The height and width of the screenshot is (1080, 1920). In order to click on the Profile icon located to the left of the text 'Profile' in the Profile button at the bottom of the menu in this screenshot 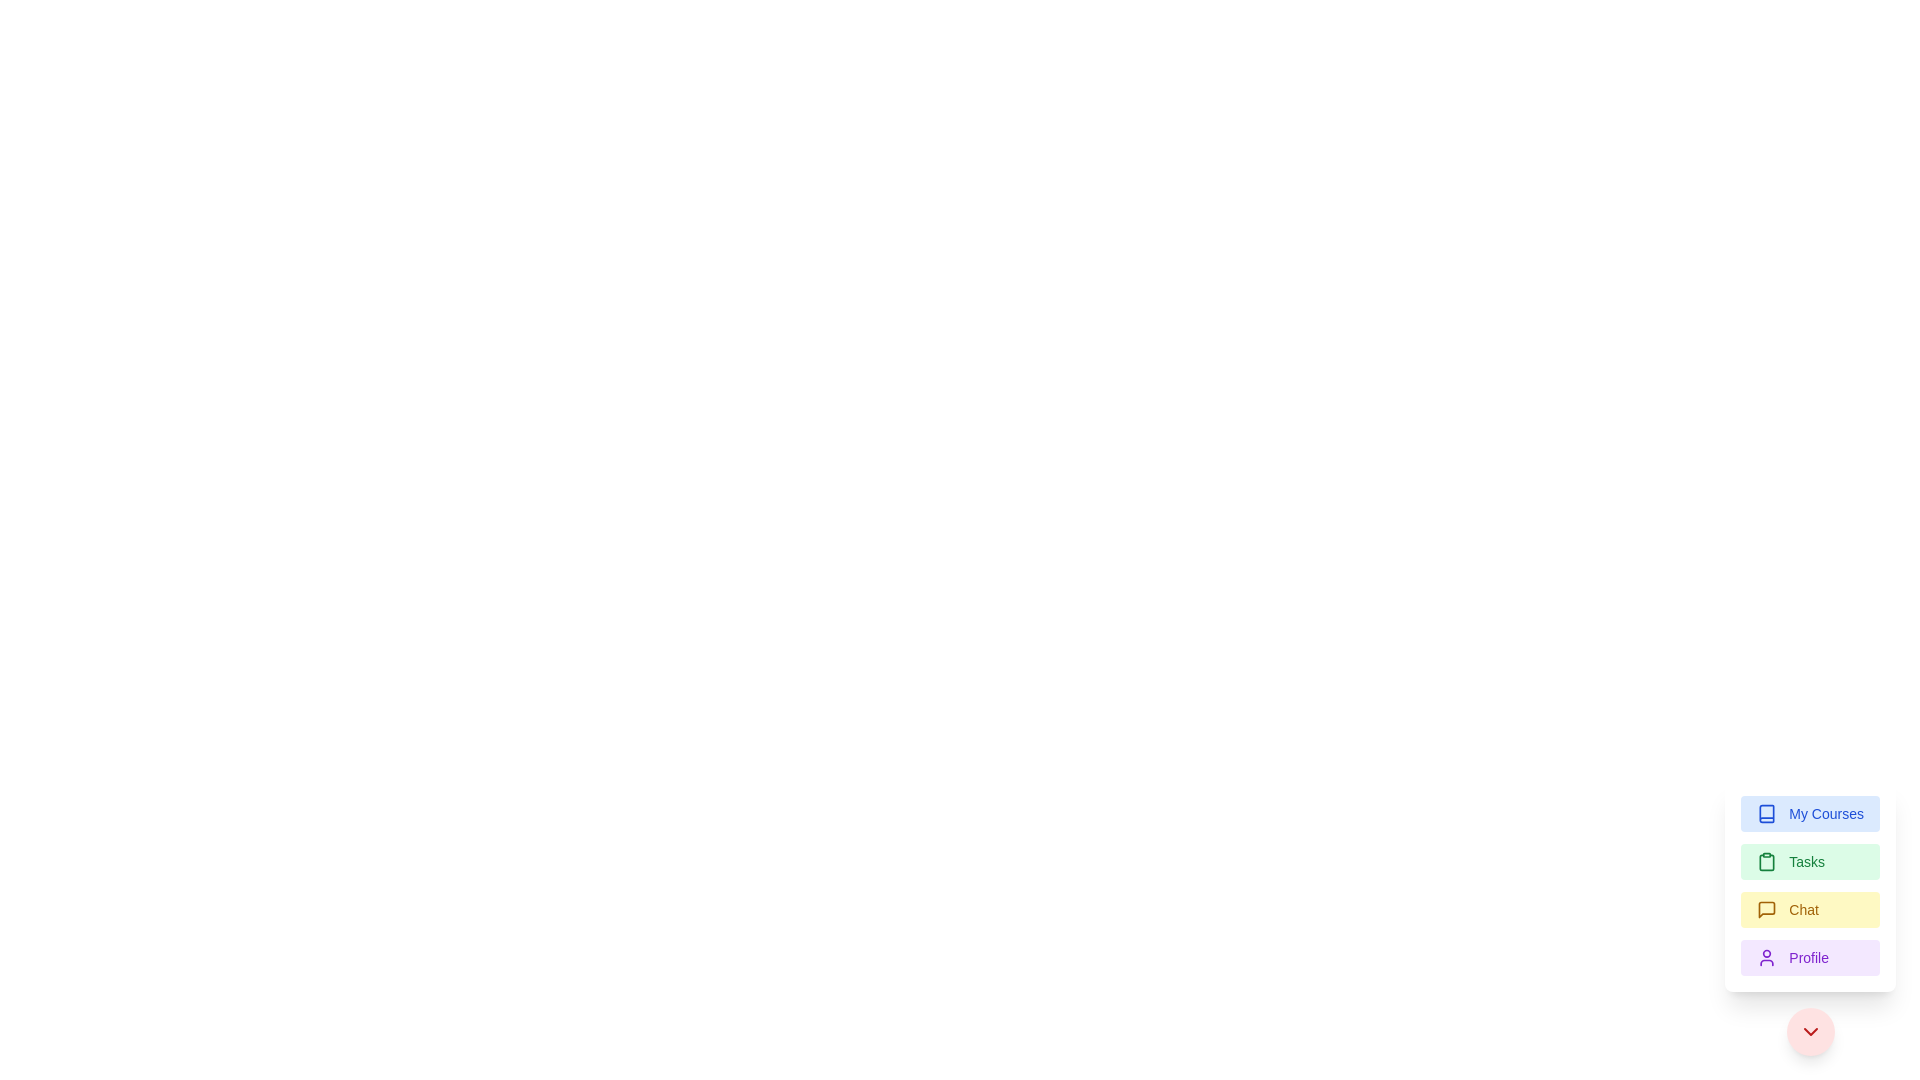, I will do `click(1767, 956)`.